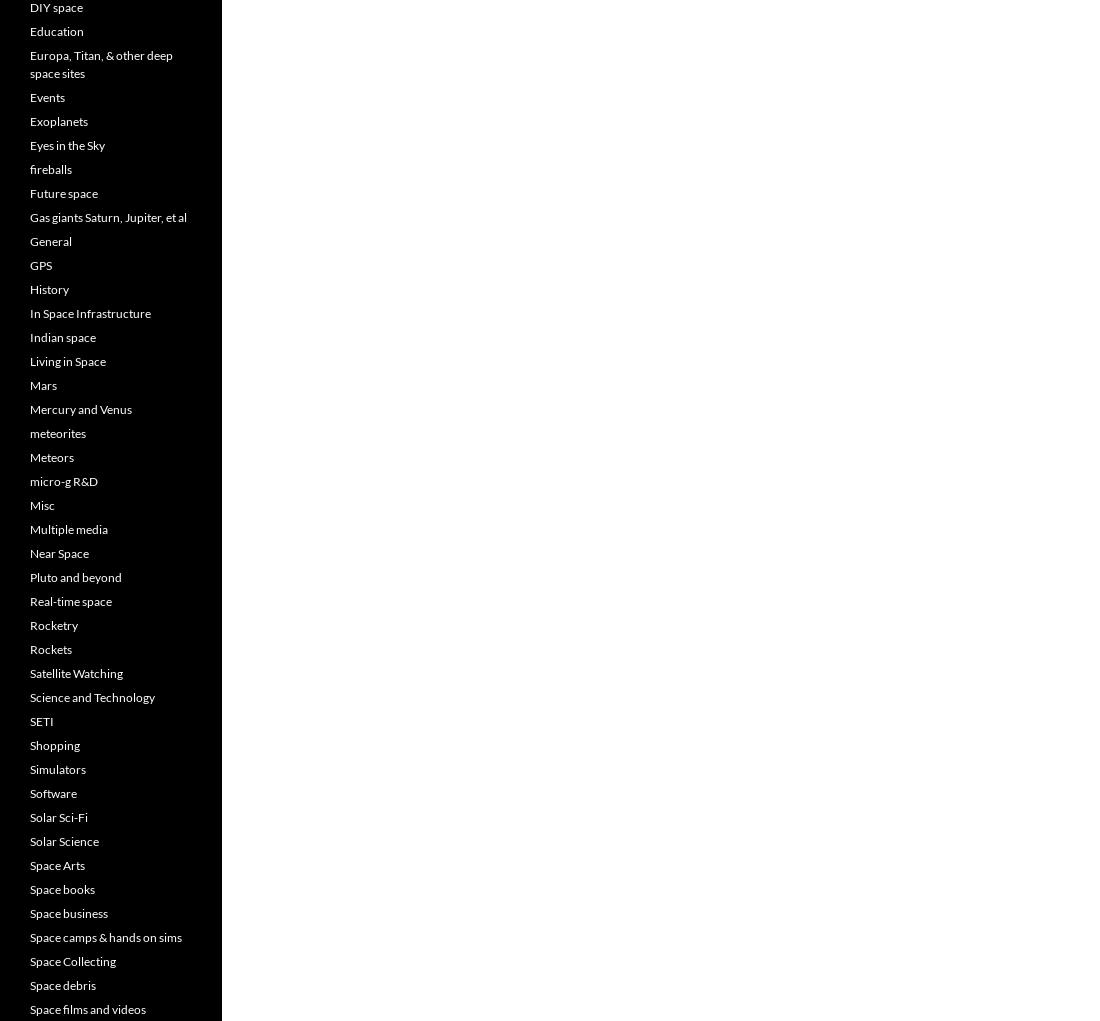  I want to click on 'Simulators', so click(29, 769).